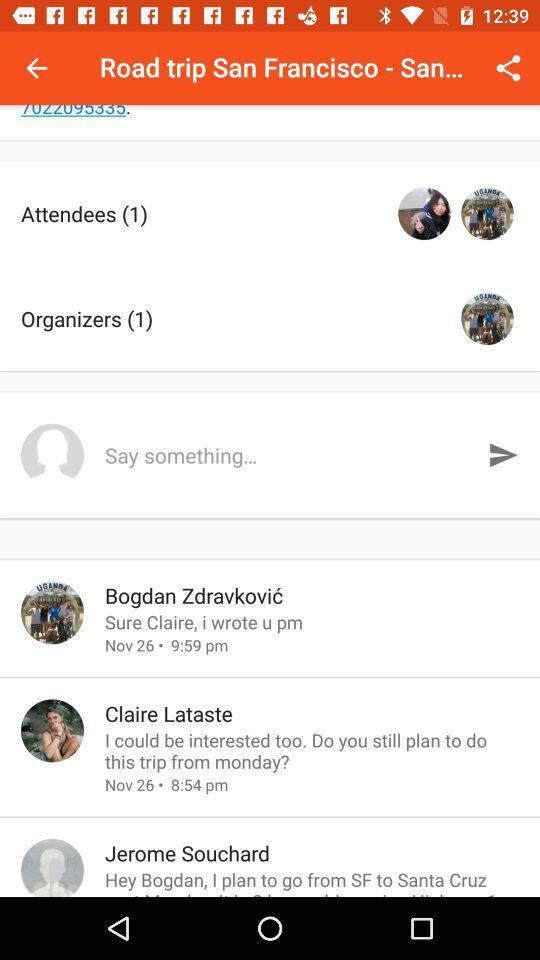 Image resolution: width=540 pixels, height=960 pixels. What do you see at coordinates (312, 881) in the screenshot?
I see `hey bogdan i` at bounding box center [312, 881].